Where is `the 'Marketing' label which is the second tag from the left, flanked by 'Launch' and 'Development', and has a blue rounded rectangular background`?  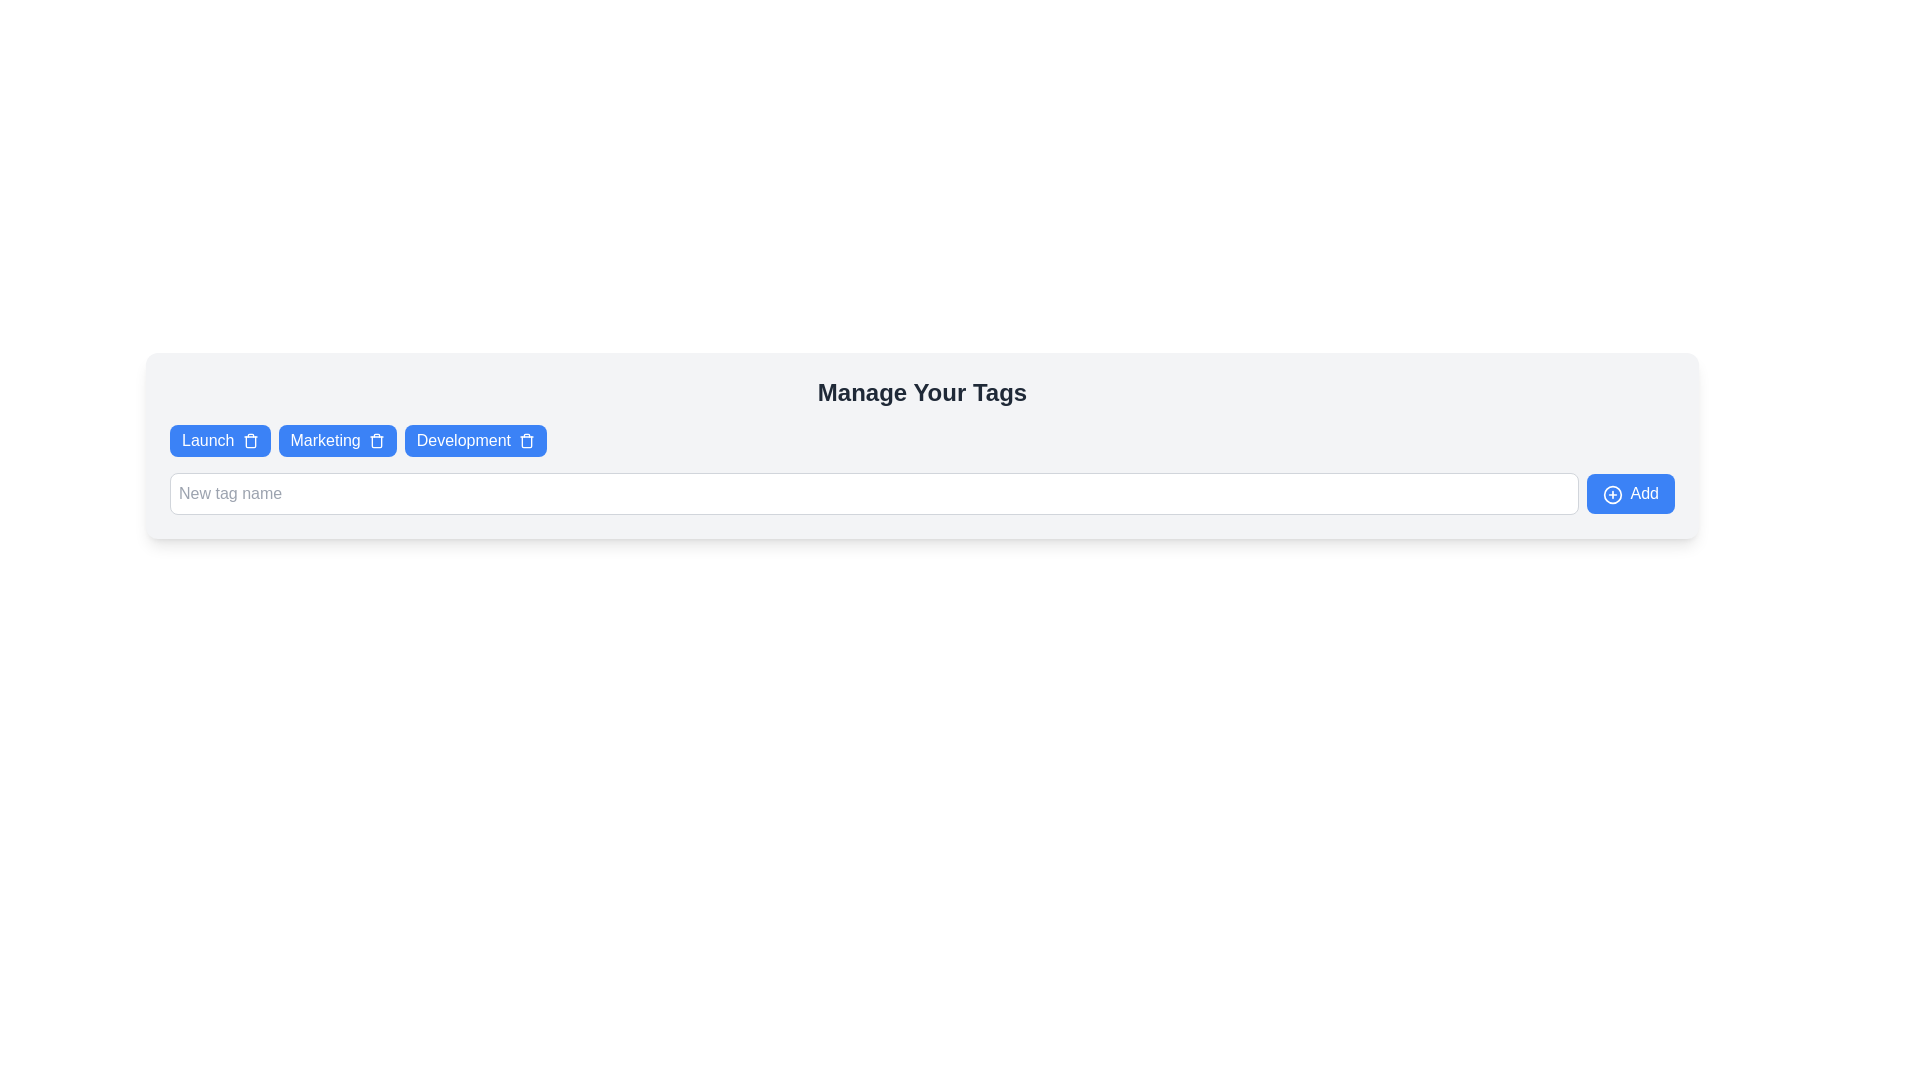 the 'Marketing' label which is the second tag from the left, flanked by 'Launch' and 'Development', and has a blue rounded rectangular background is located at coordinates (325, 439).